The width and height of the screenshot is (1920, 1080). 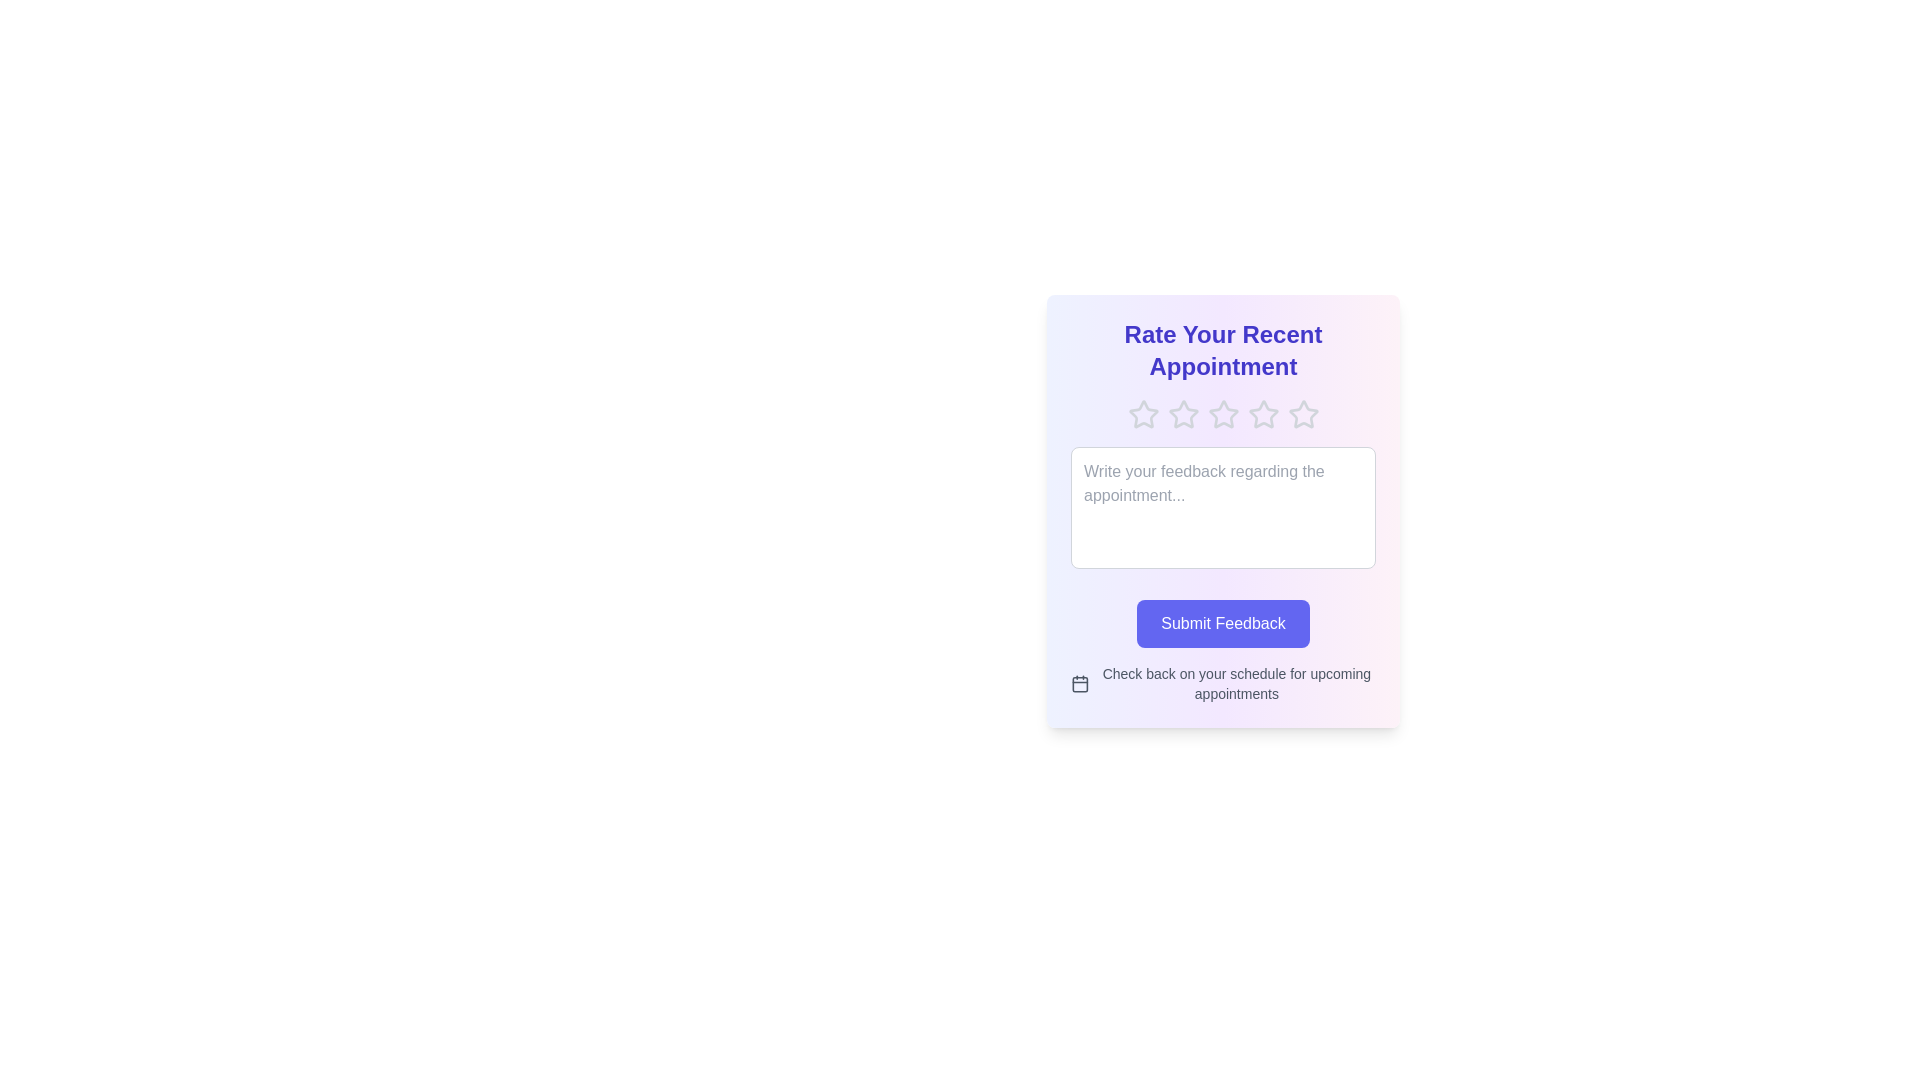 What do you see at coordinates (1262, 414) in the screenshot?
I see `the star corresponding to 4 to preview the rating` at bounding box center [1262, 414].